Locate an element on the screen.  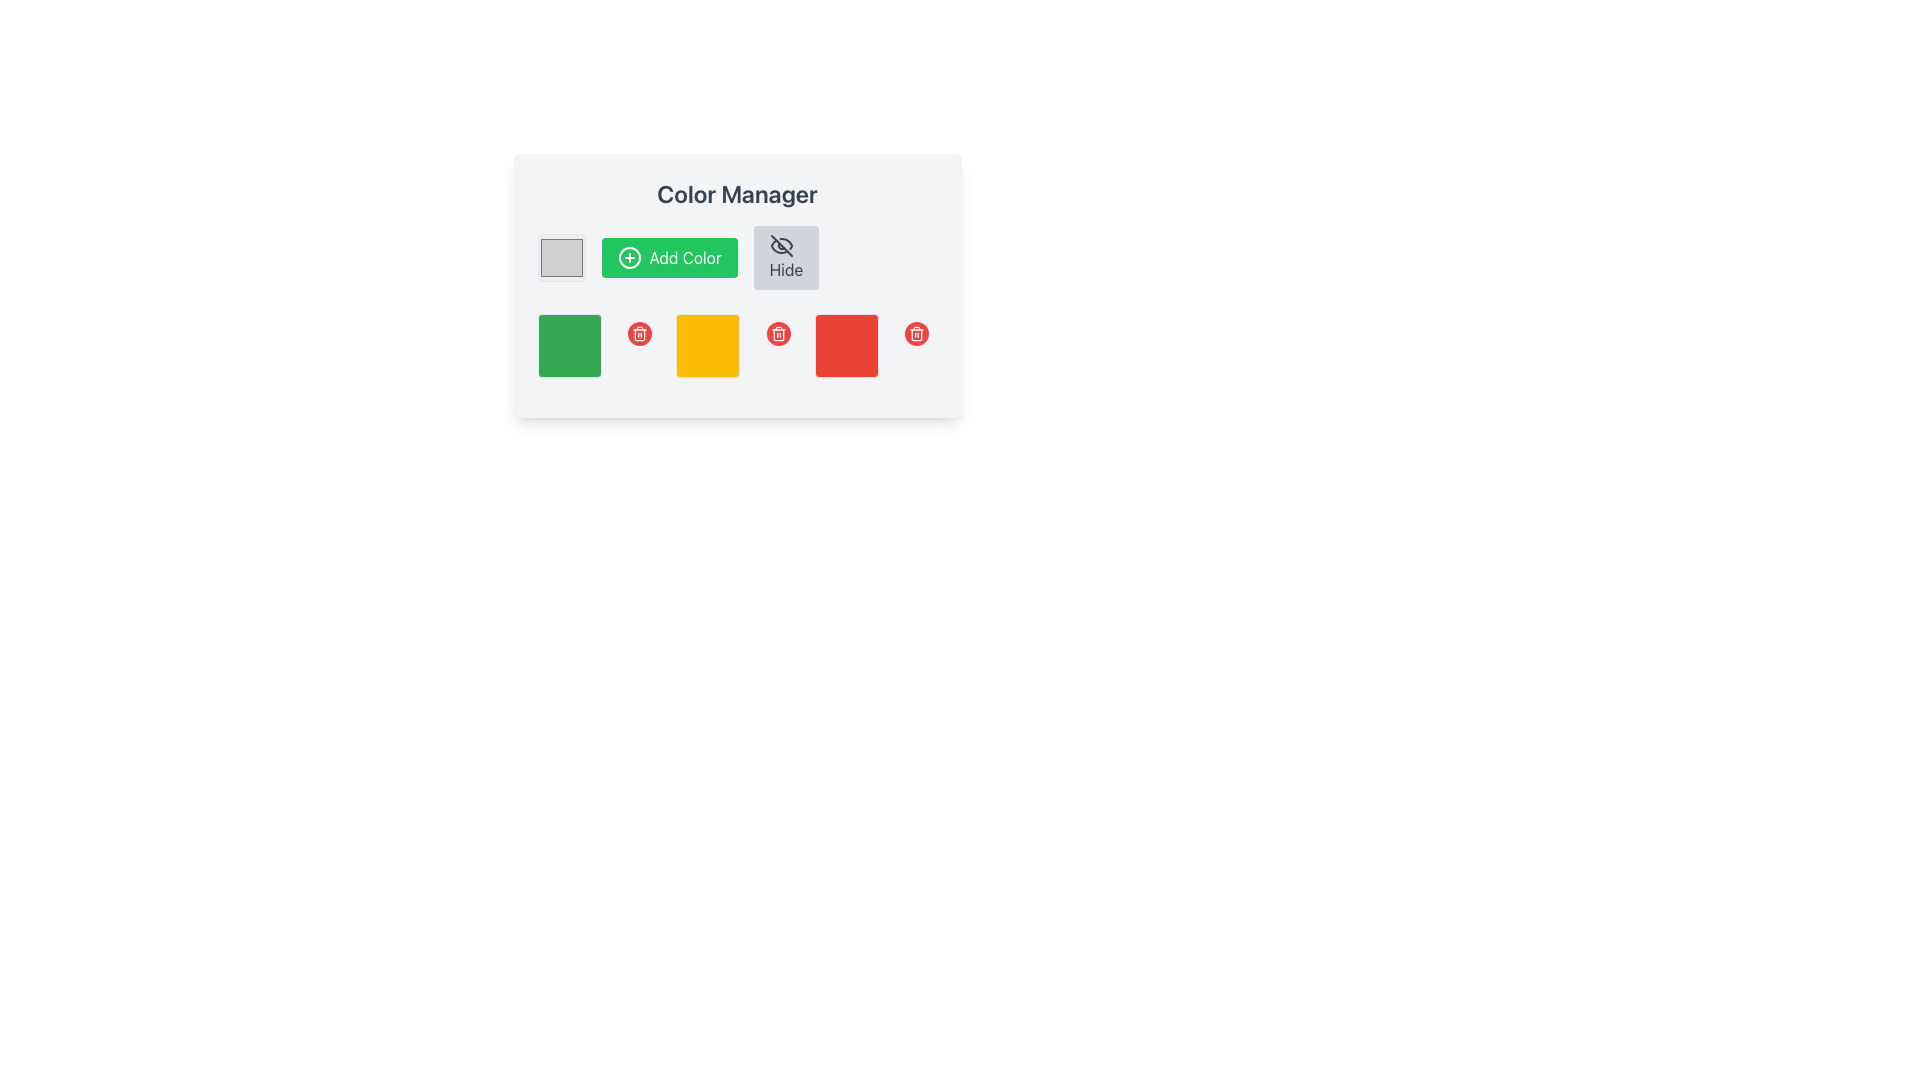
the red color block element, which is the third box in the second row of the color management interface is located at coordinates (876, 345).